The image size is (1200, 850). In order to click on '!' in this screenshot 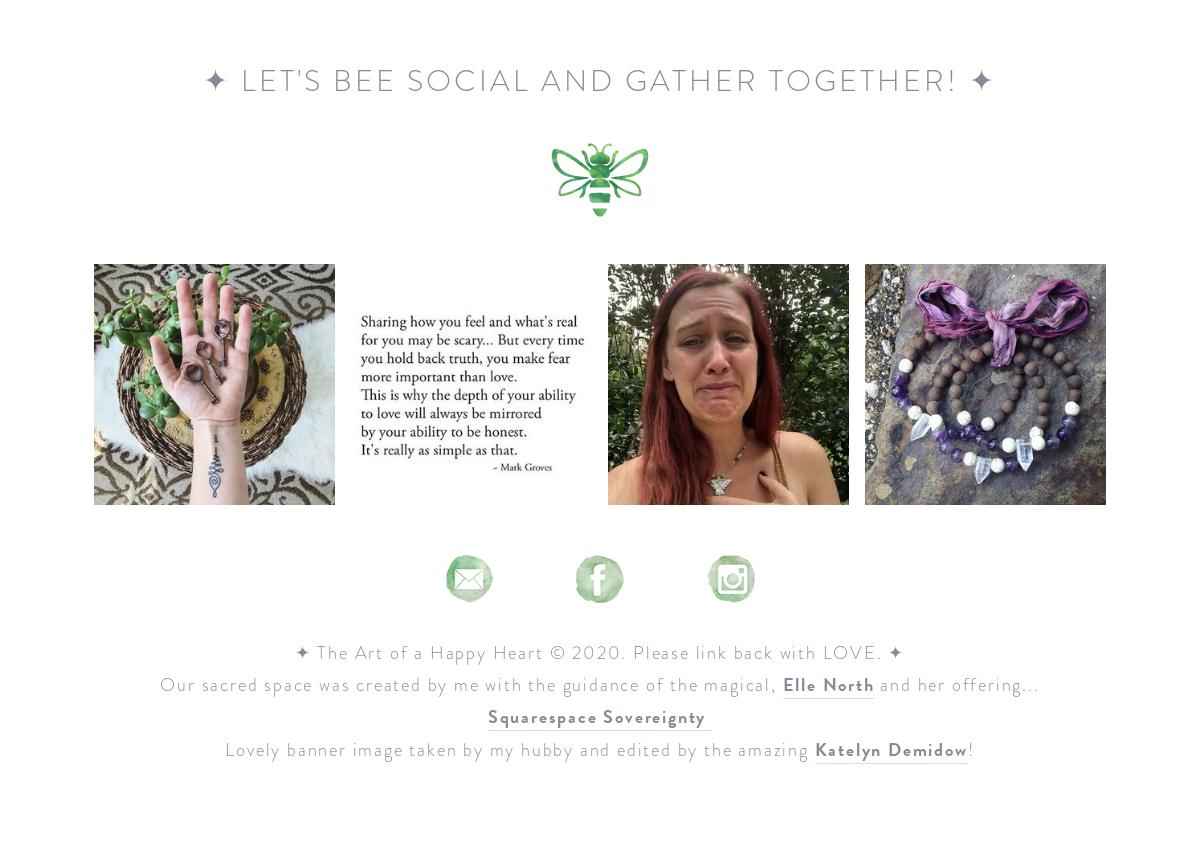, I will do `click(970, 749)`.